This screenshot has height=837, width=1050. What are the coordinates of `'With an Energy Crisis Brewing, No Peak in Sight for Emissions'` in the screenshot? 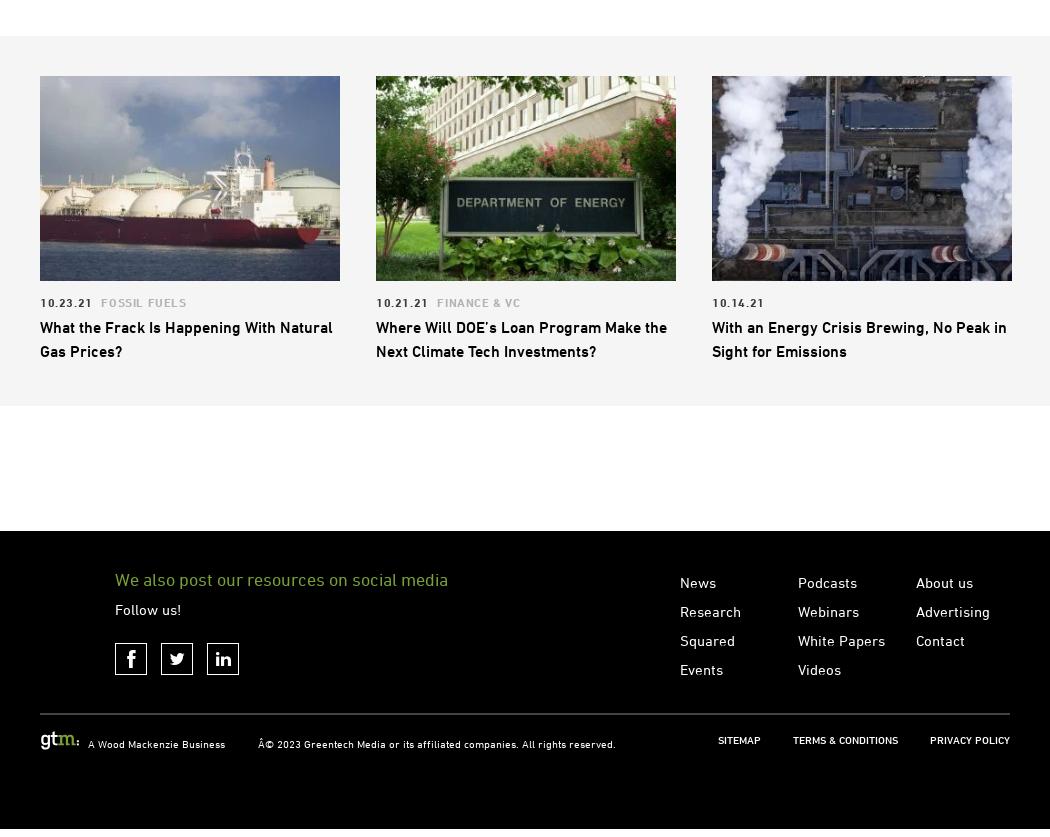 It's located at (858, 419).